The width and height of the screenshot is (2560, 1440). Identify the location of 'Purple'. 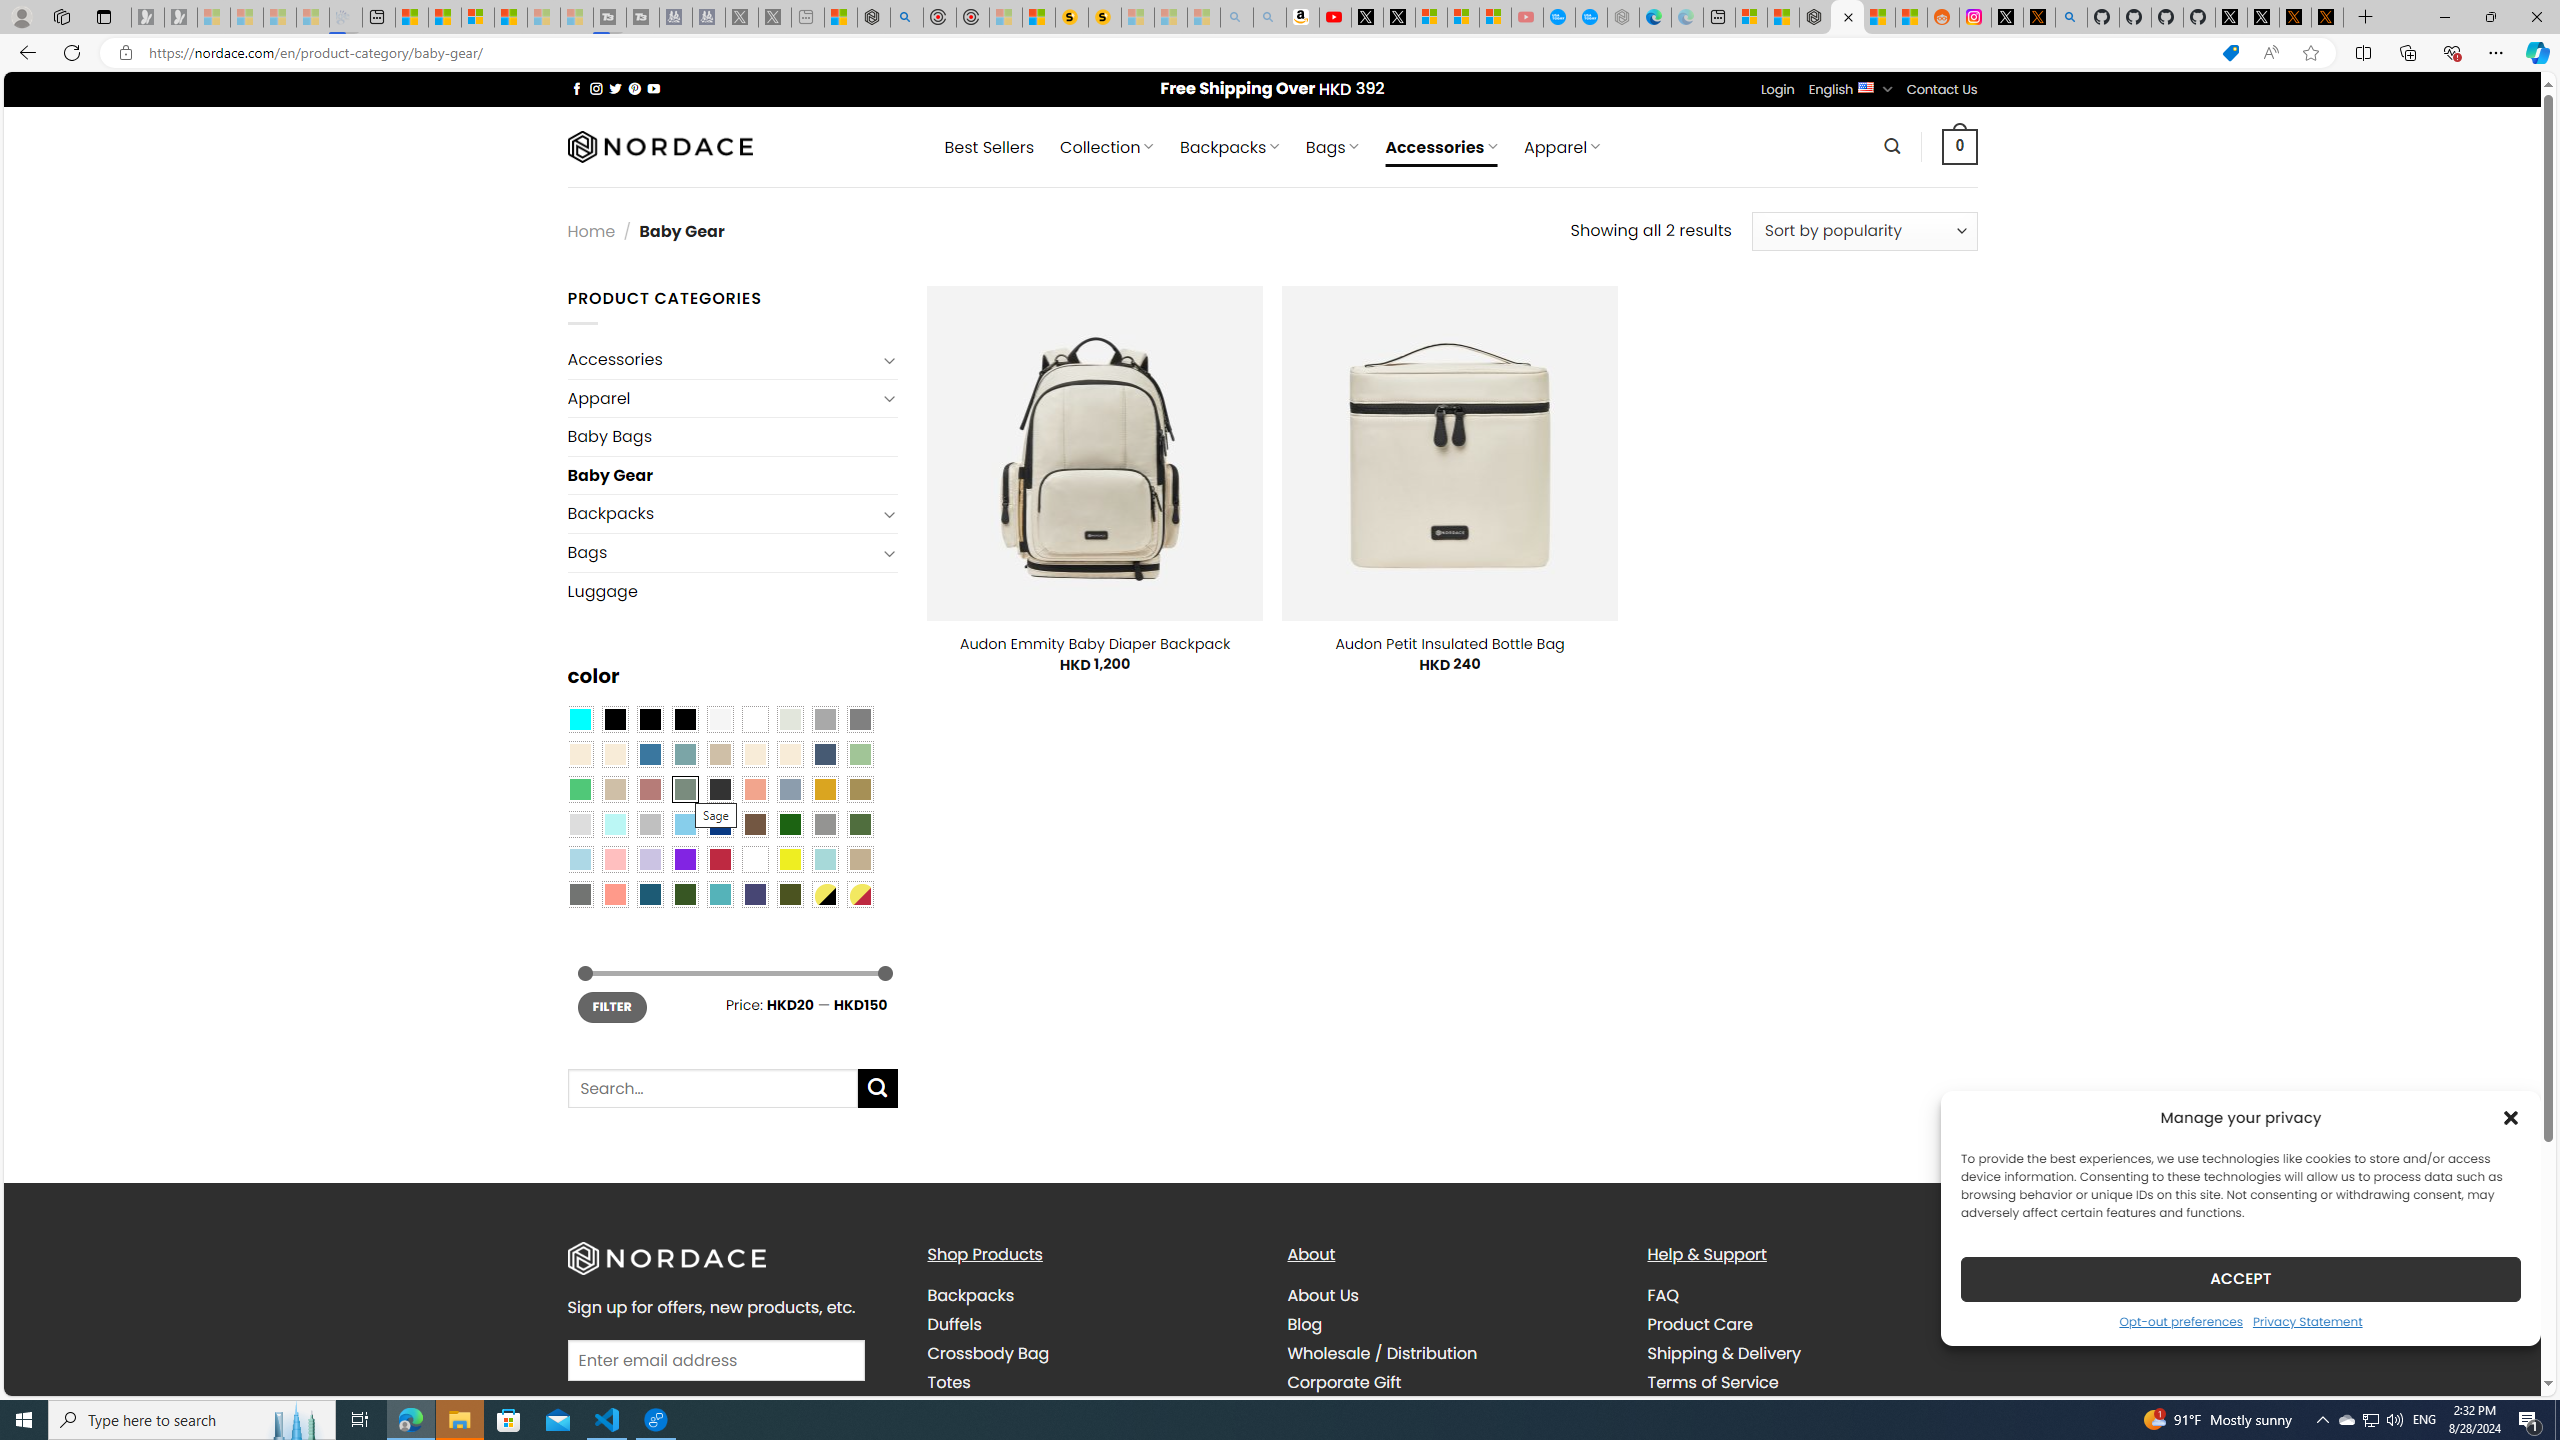
(684, 858).